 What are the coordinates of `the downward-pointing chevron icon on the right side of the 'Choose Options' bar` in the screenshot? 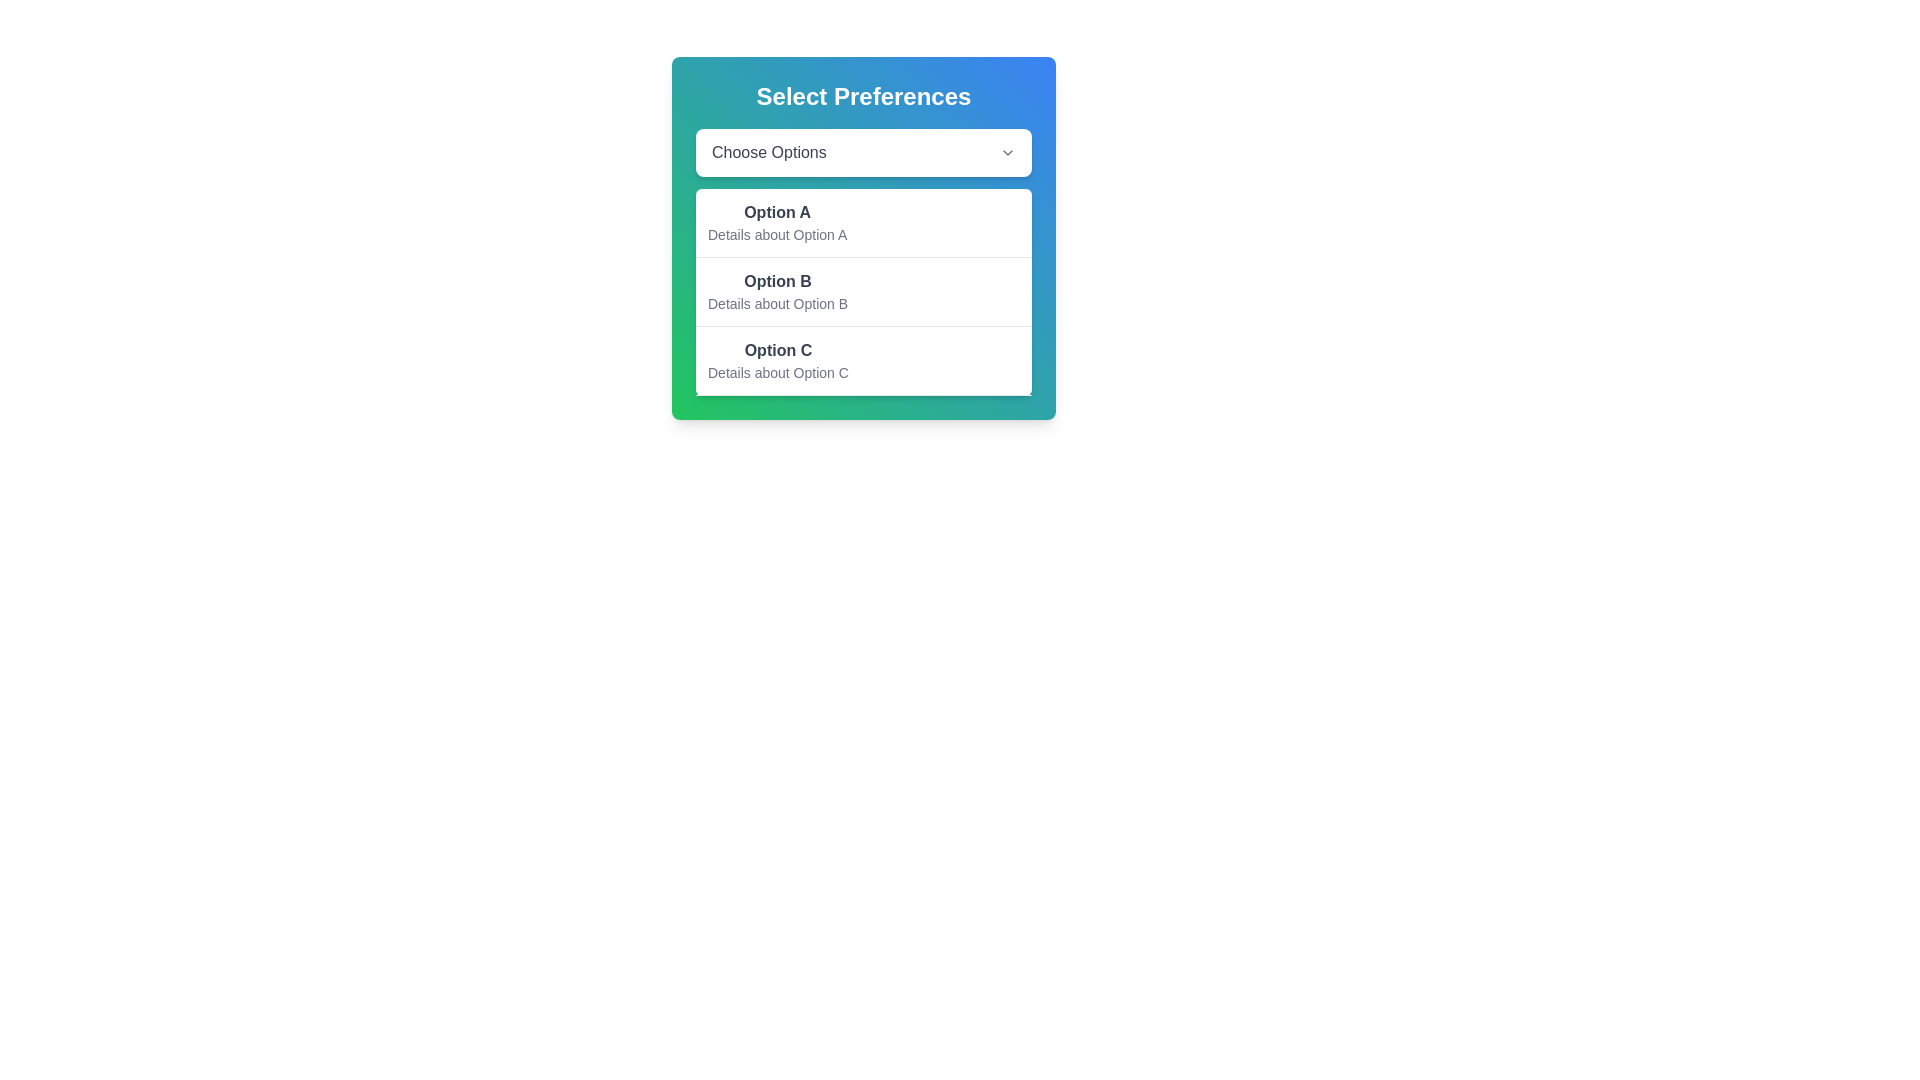 It's located at (1008, 152).